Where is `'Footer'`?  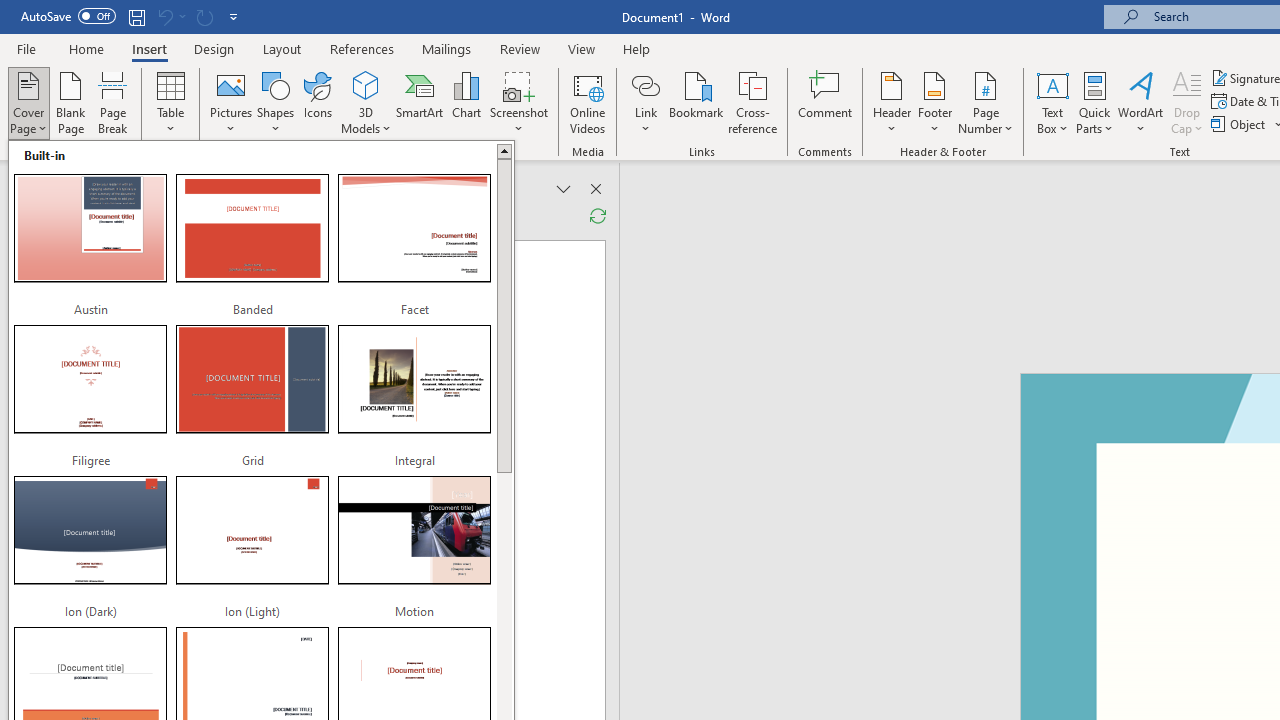 'Footer' is located at coordinates (934, 103).